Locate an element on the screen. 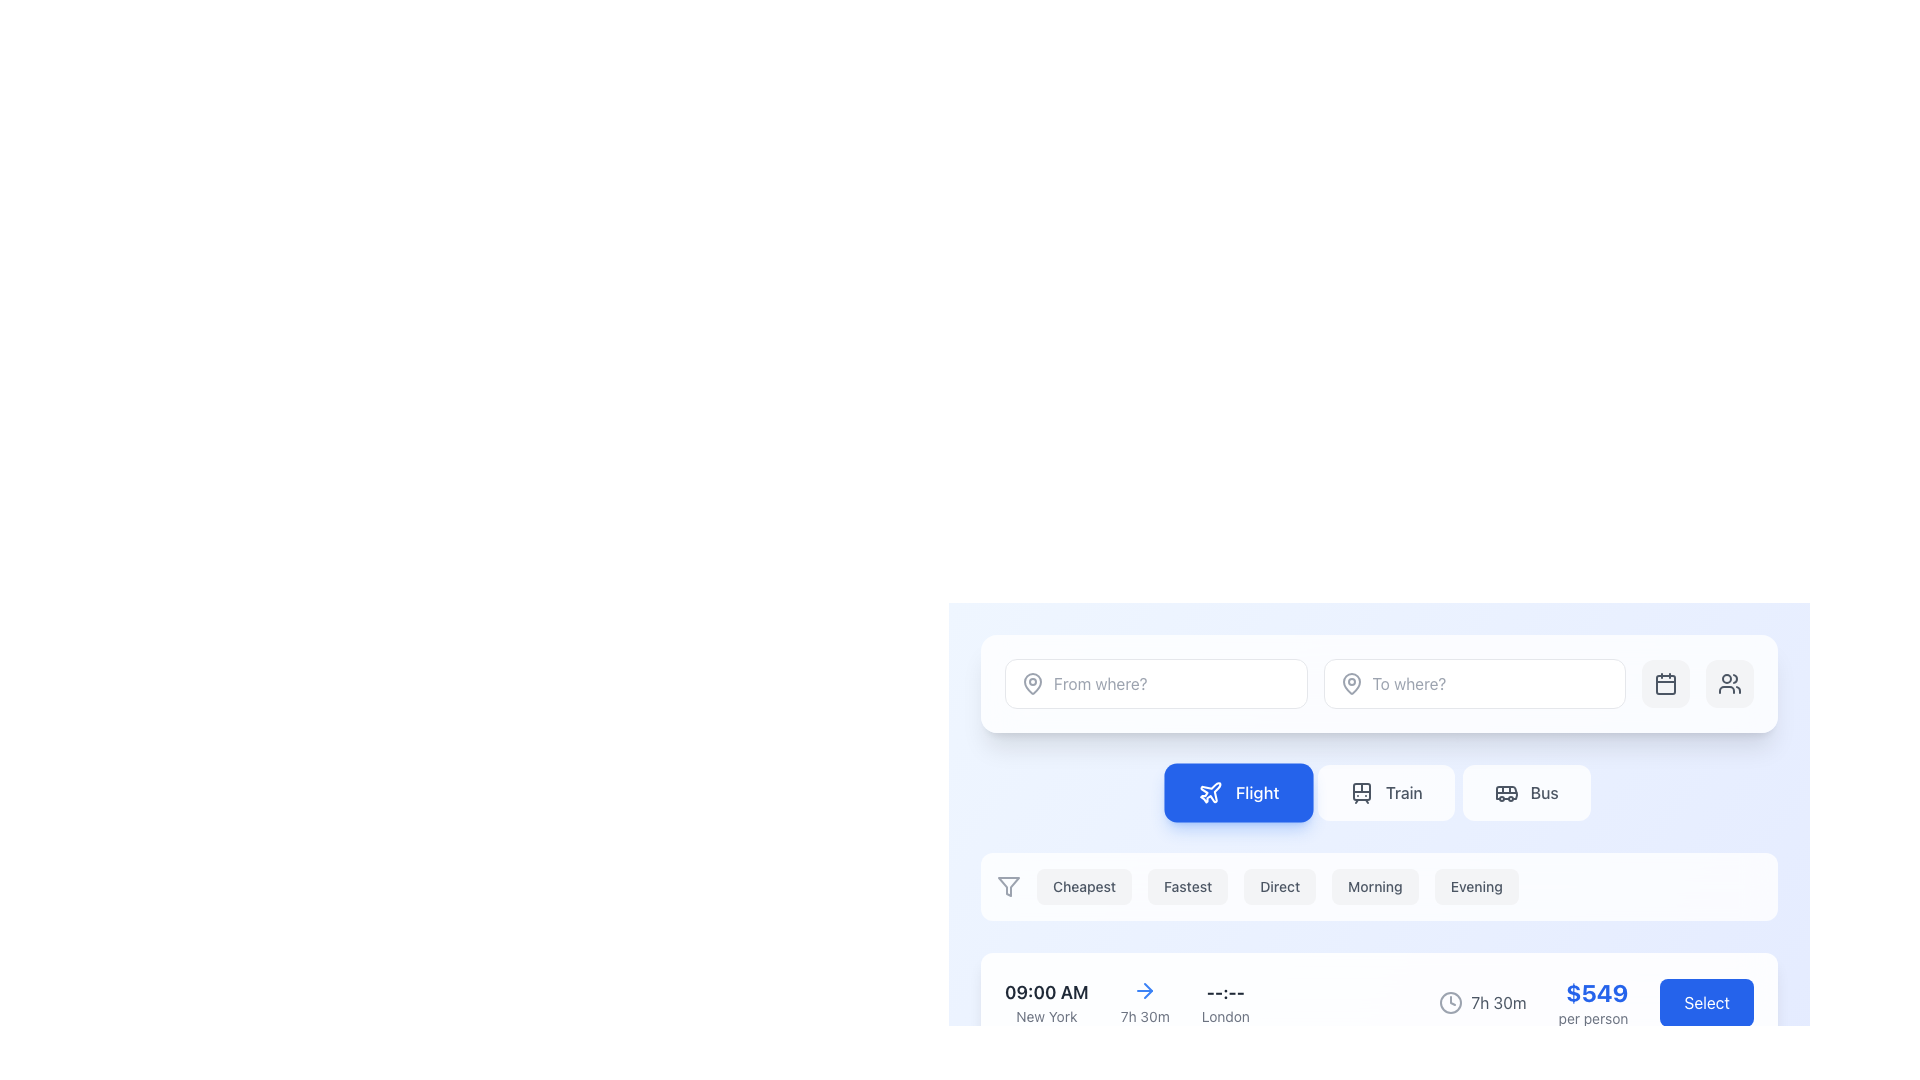 Image resolution: width=1920 pixels, height=1080 pixels. the static text label that displays the duration of a flight, located below the blue arrow icon in the flight booking interface is located at coordinates (1145, 1017).